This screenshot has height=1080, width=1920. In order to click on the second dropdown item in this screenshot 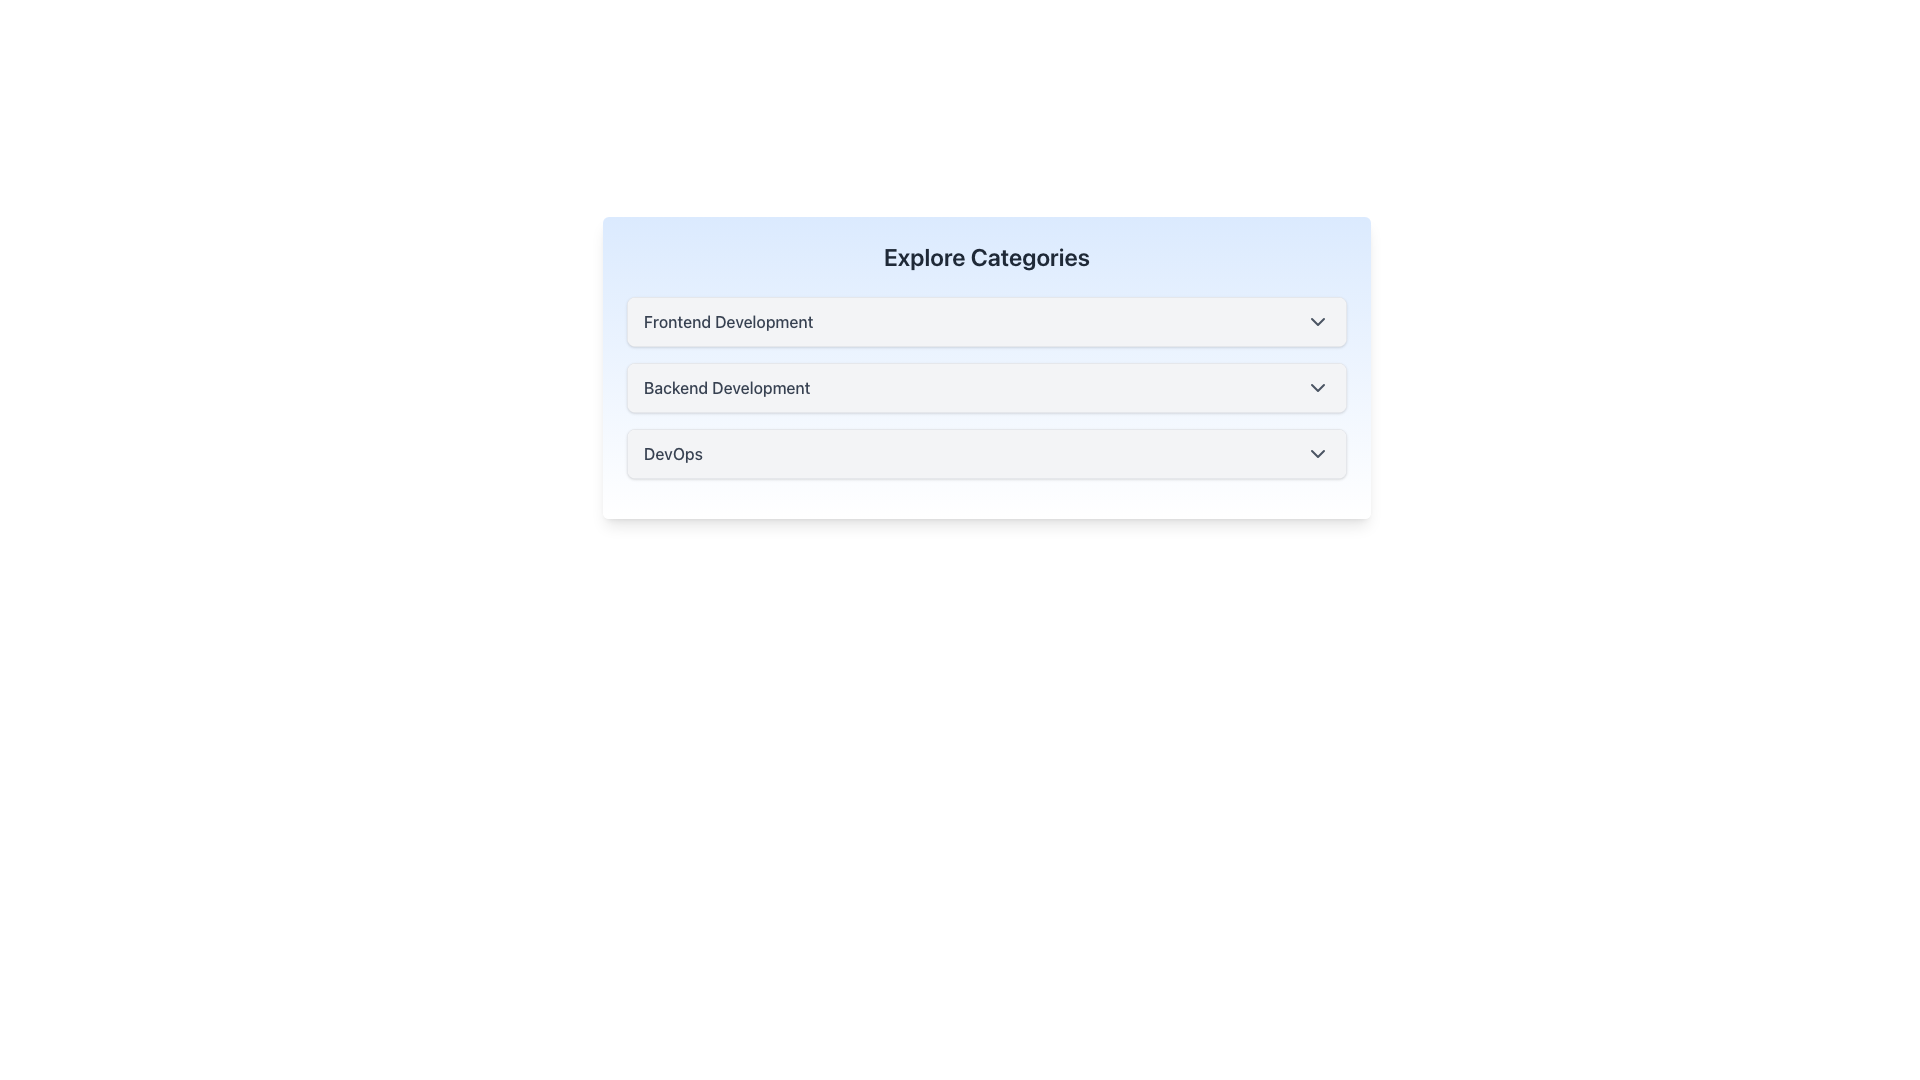, I will do `click(987, 388)`.